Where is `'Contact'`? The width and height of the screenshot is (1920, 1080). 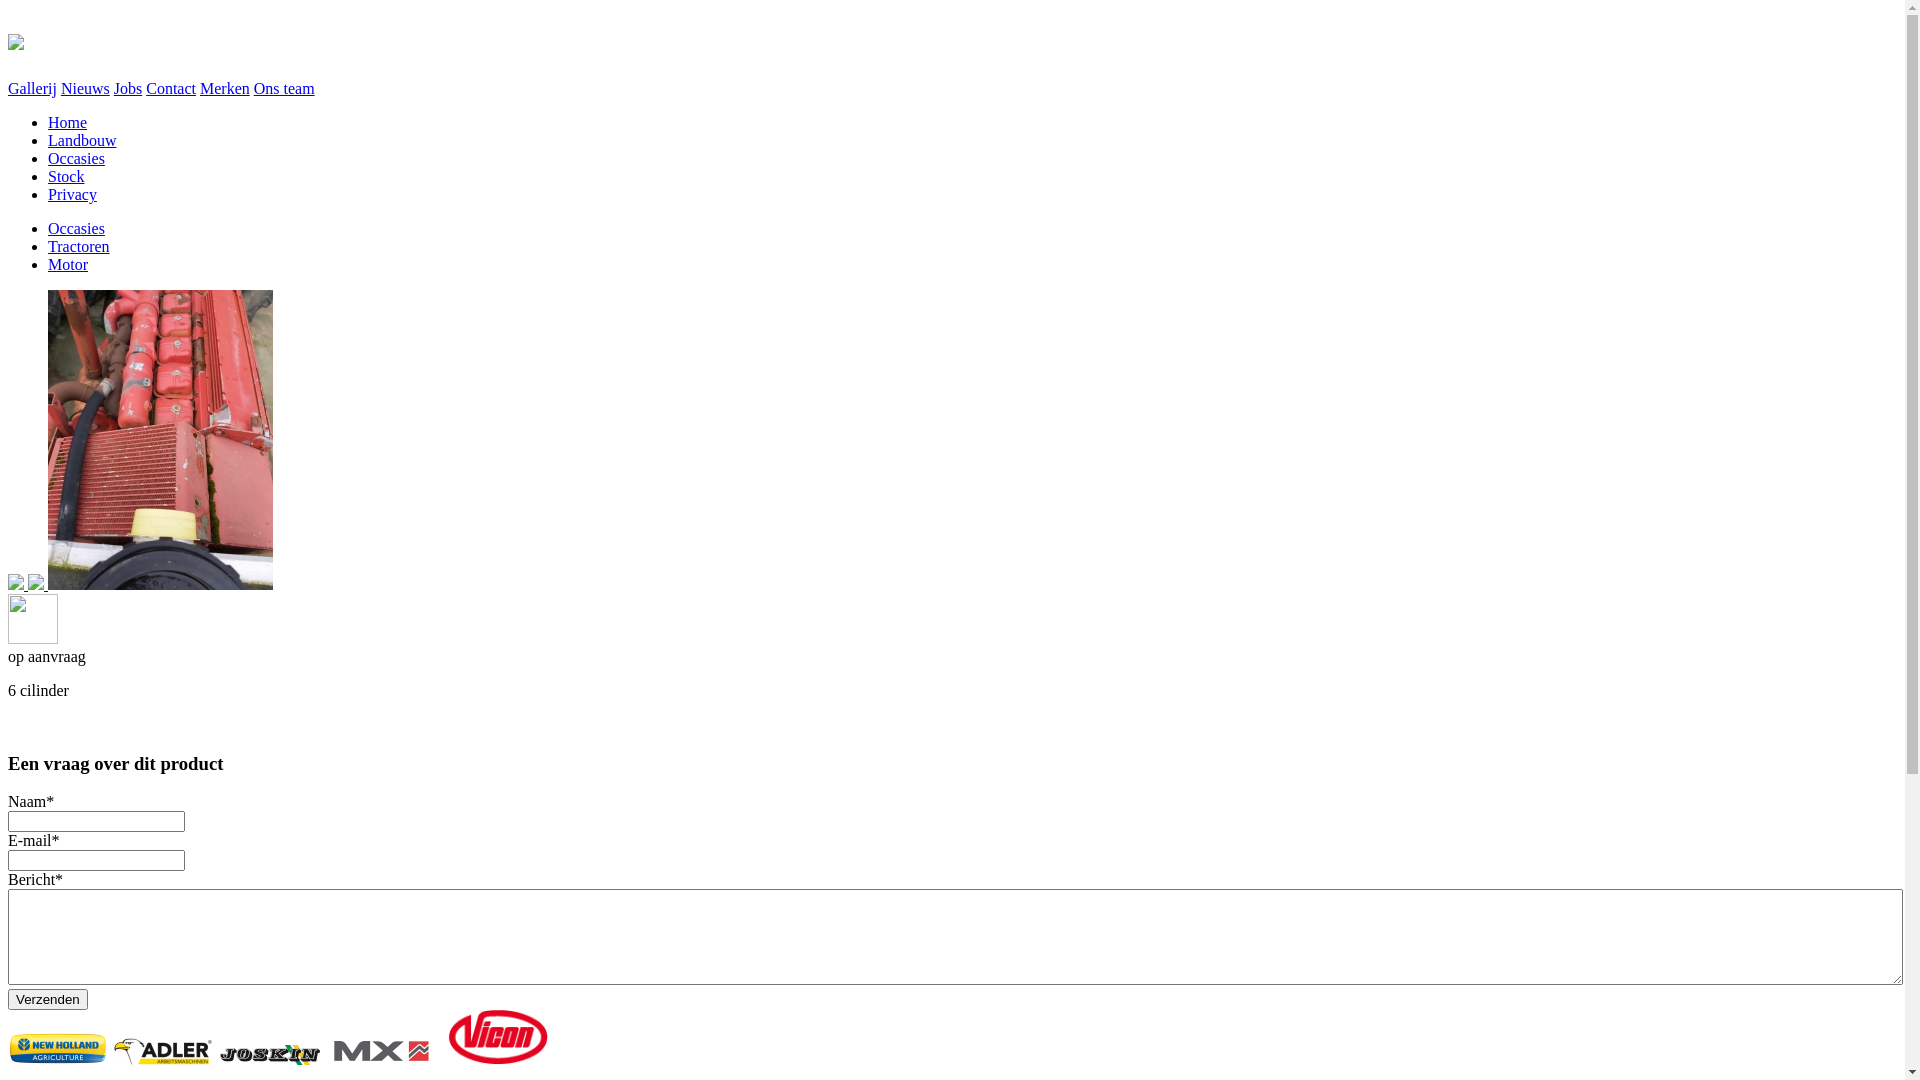 'Contact' is located at coordinates (171, 87).